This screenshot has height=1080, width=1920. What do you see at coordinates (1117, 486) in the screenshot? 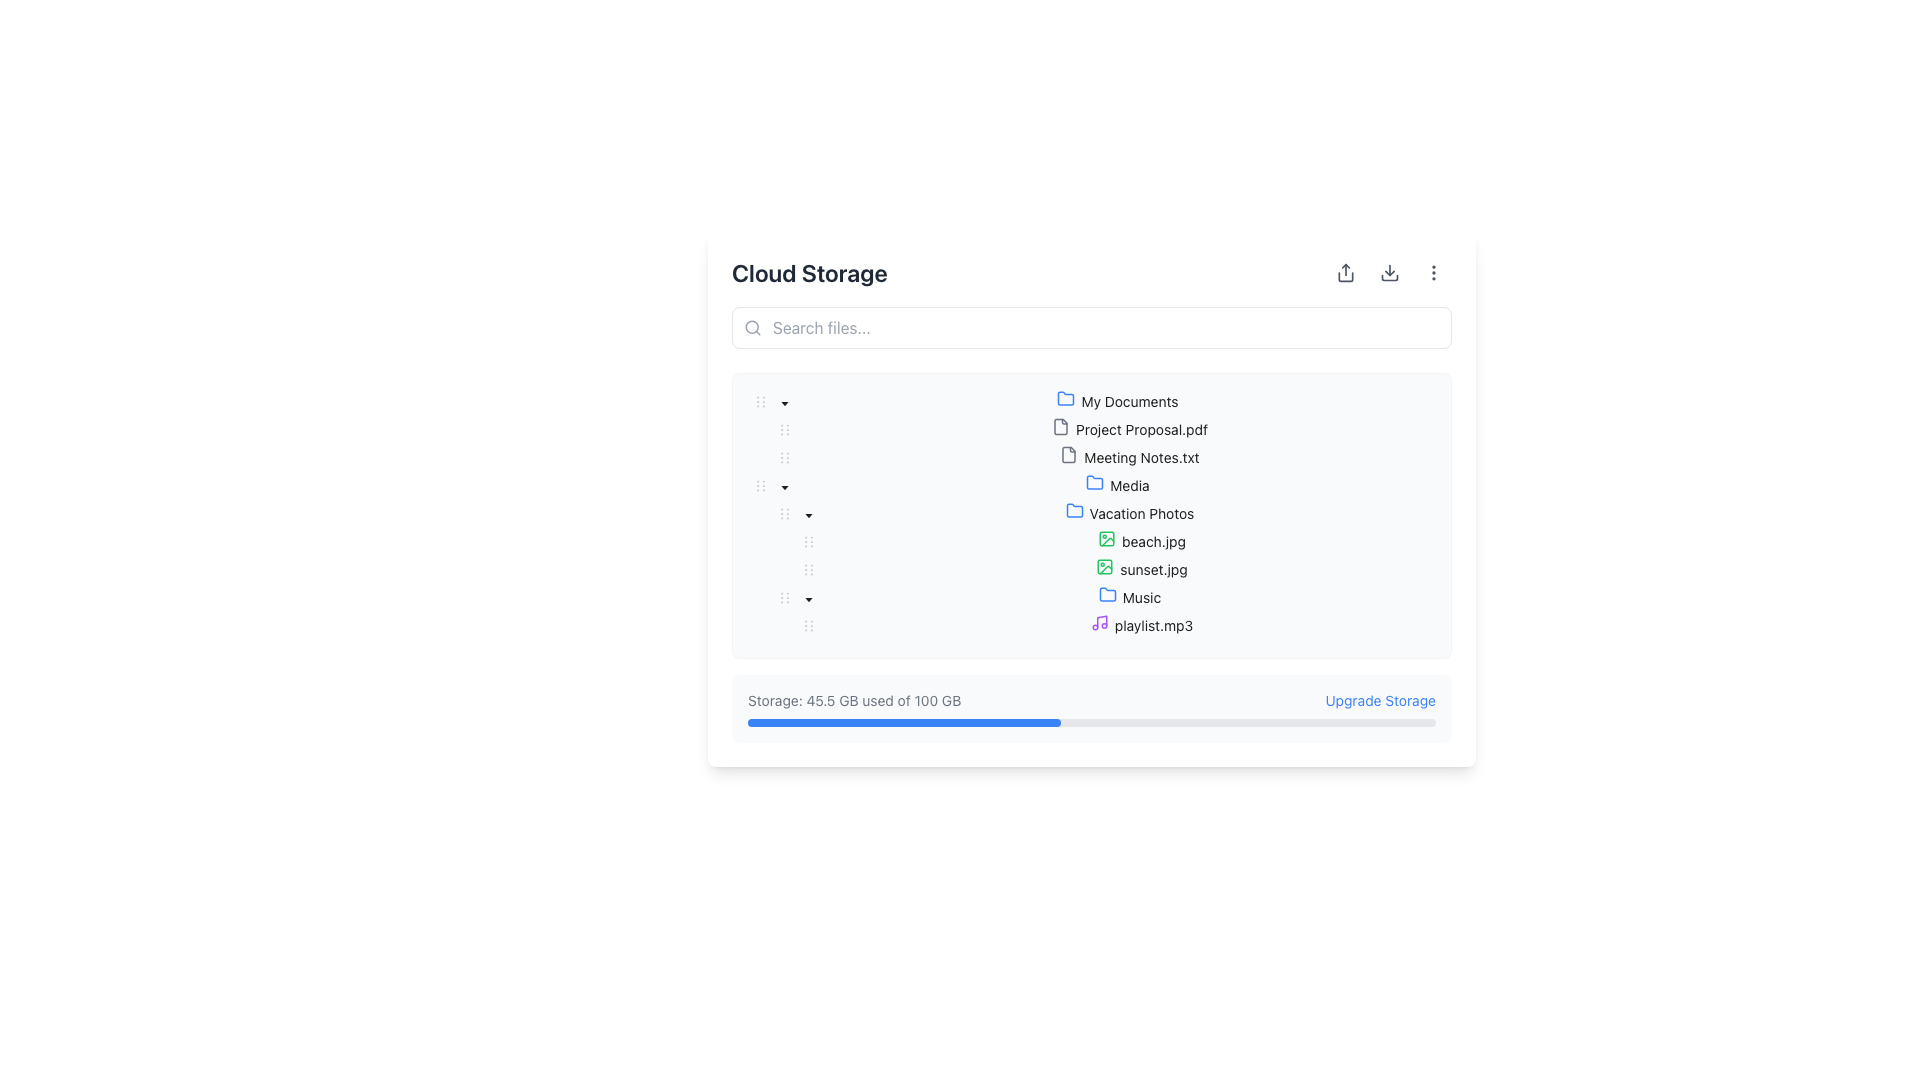
I see `on the 'Media' folder item, which is the second item in the hierarchical folder list under 'My Documents'` at bounding box center [1117, 486].